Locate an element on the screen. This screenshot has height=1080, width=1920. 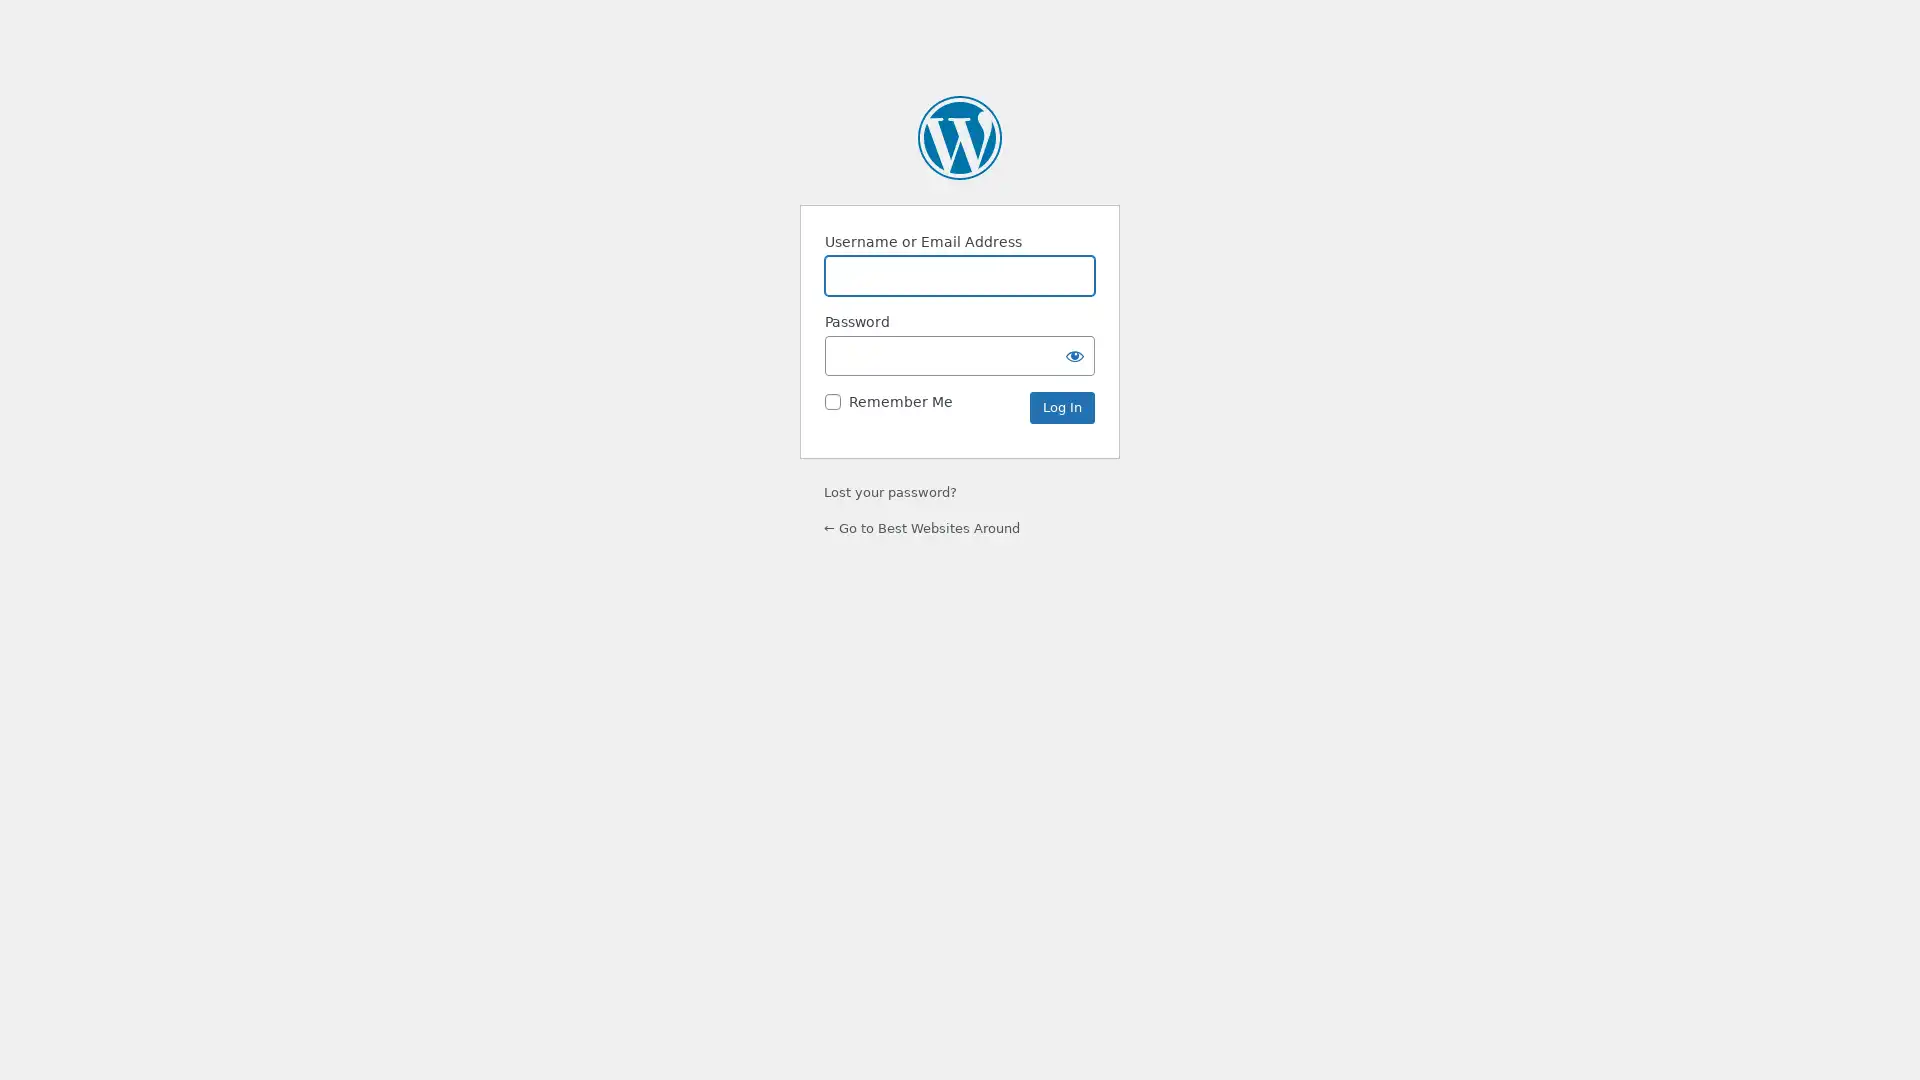
Log In is located at coordinates (1061, 407).